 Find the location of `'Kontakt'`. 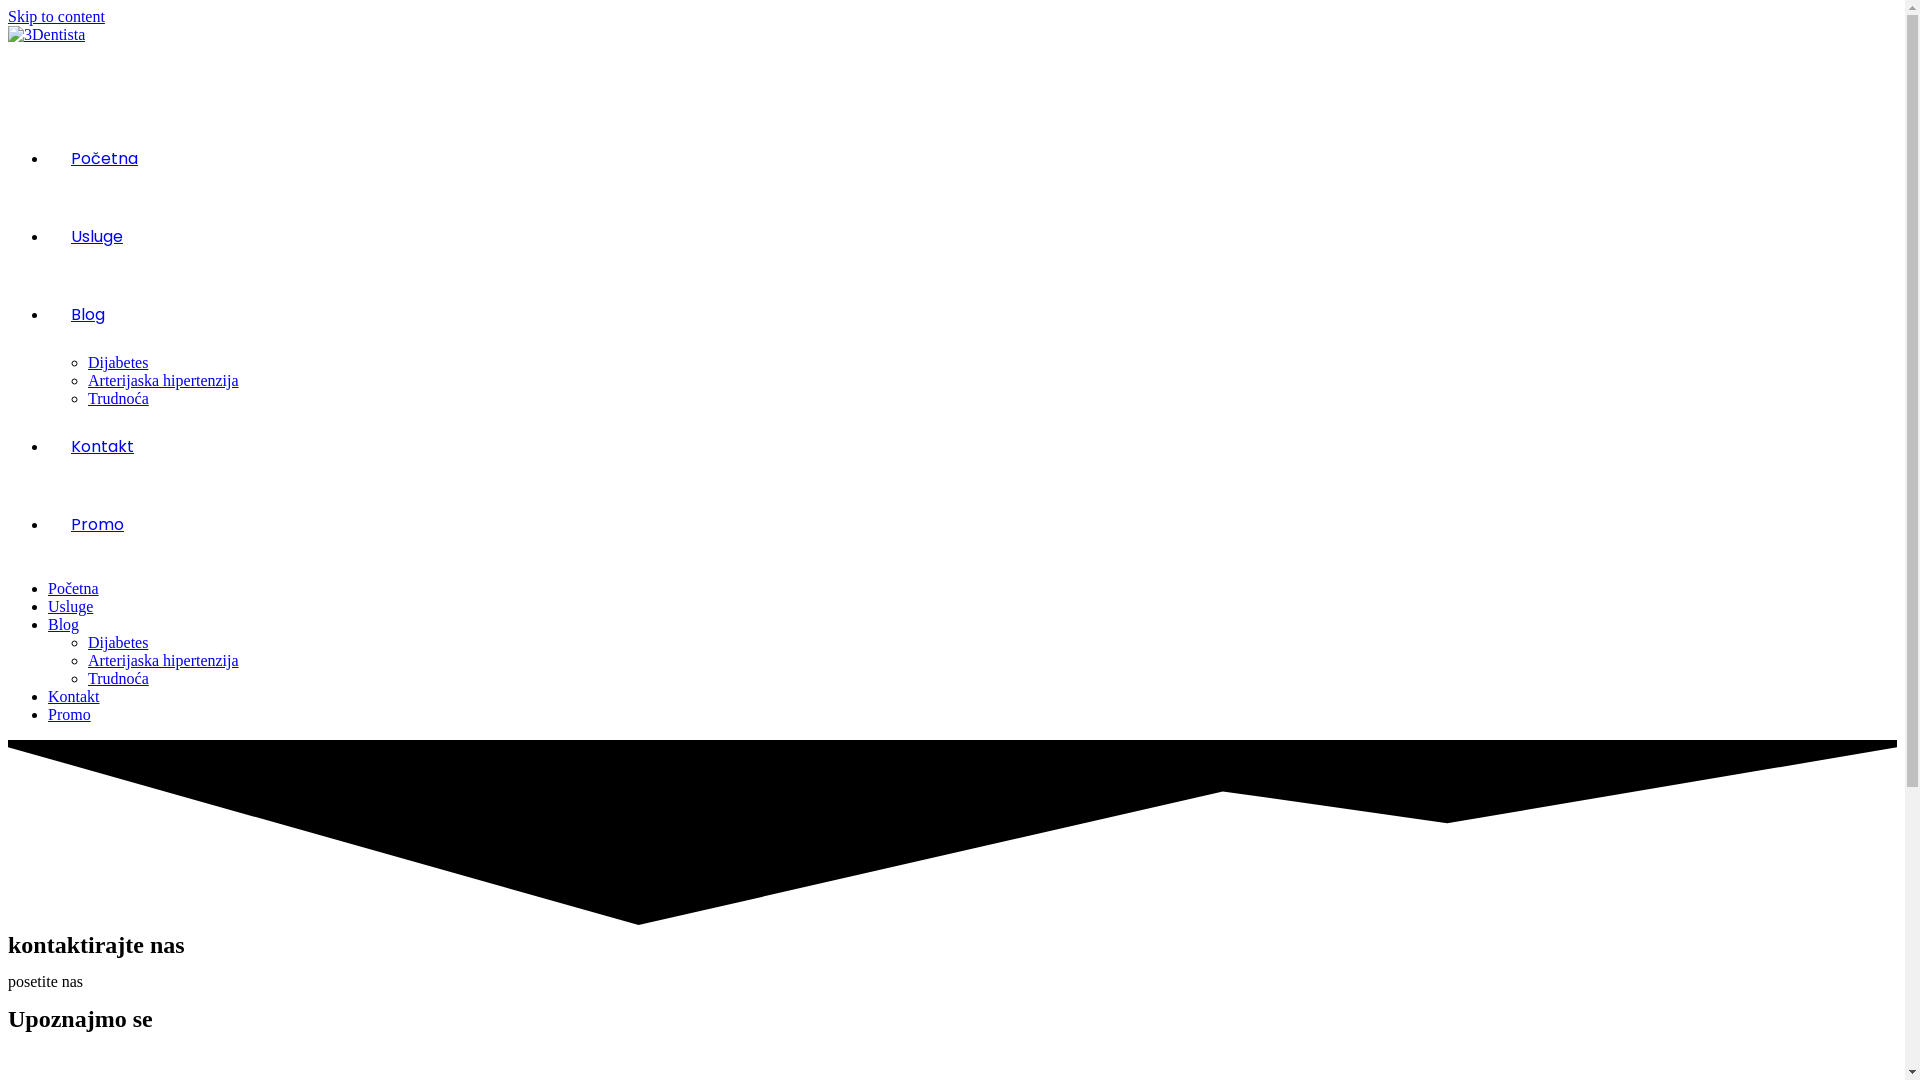

'Kontakt' is located at coordinates (73, 695).